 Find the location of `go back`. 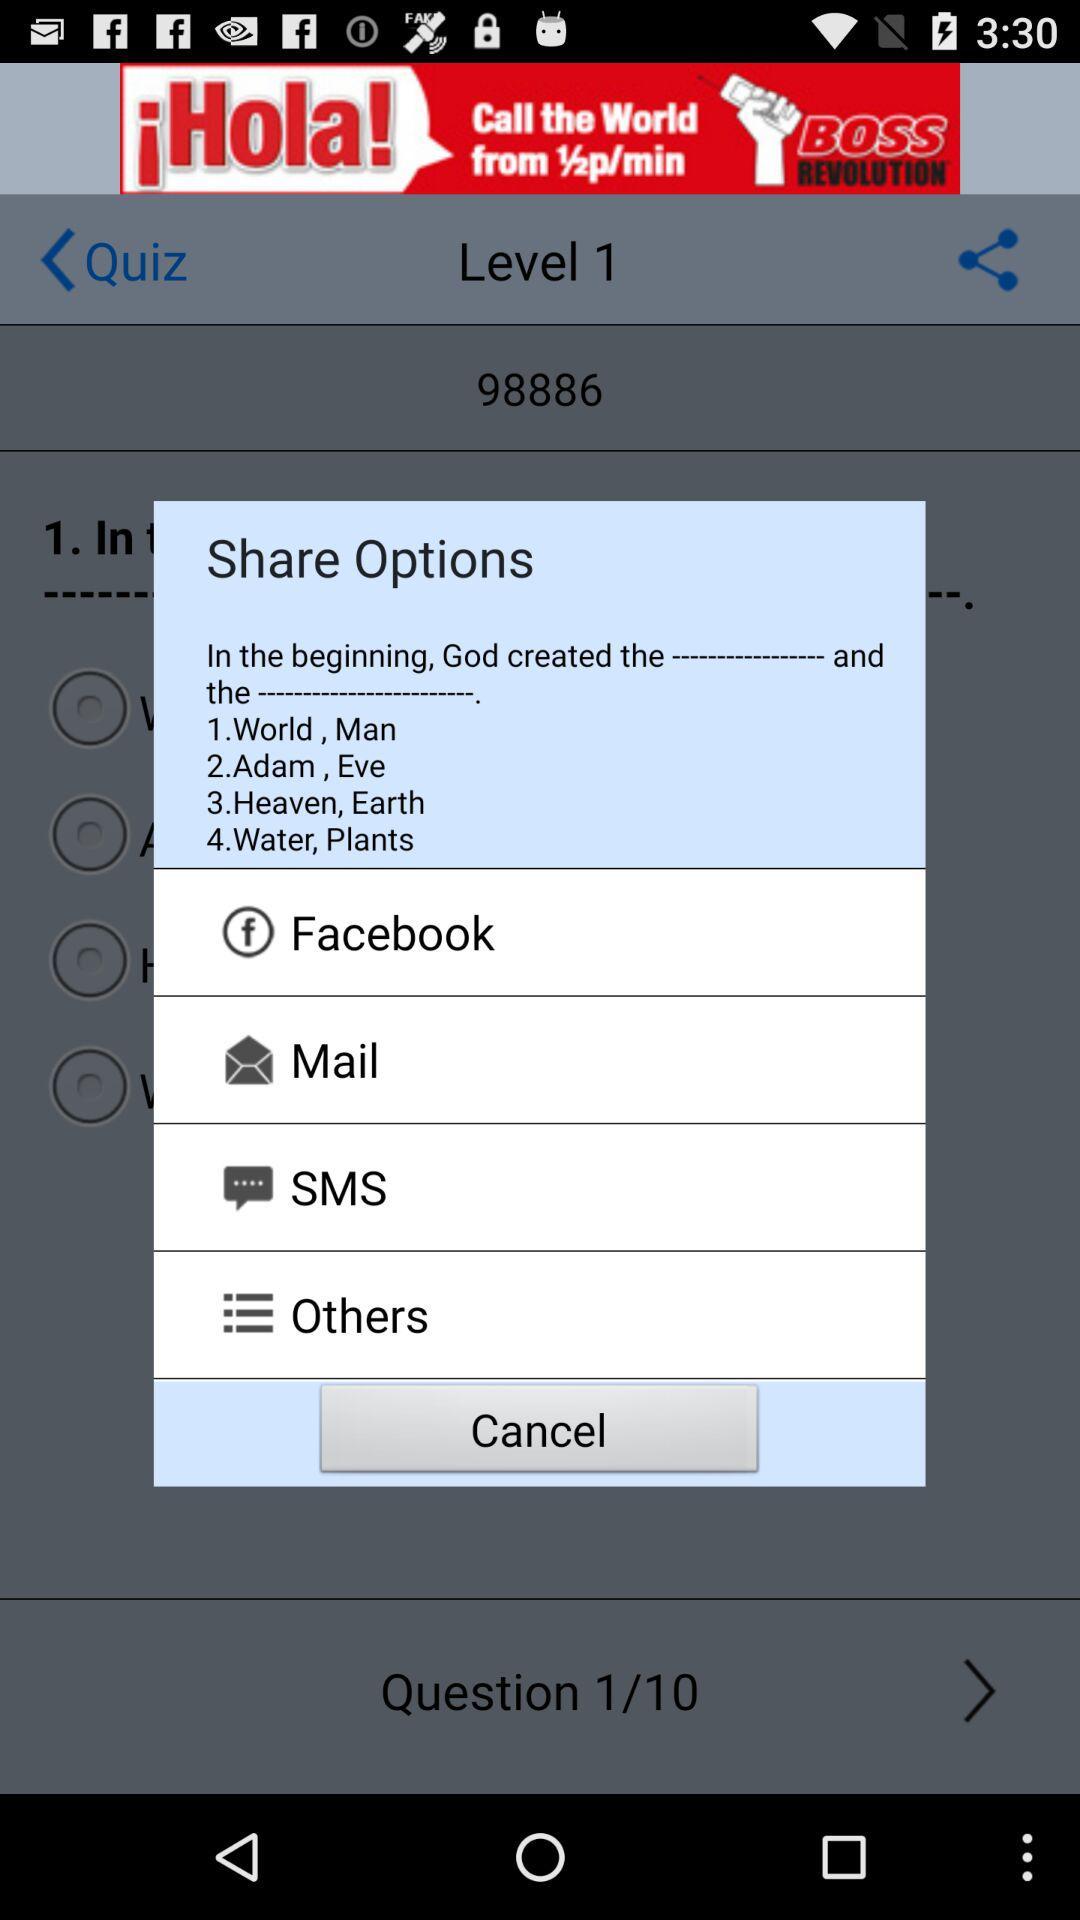

go back is located at coordinates (56, 258).